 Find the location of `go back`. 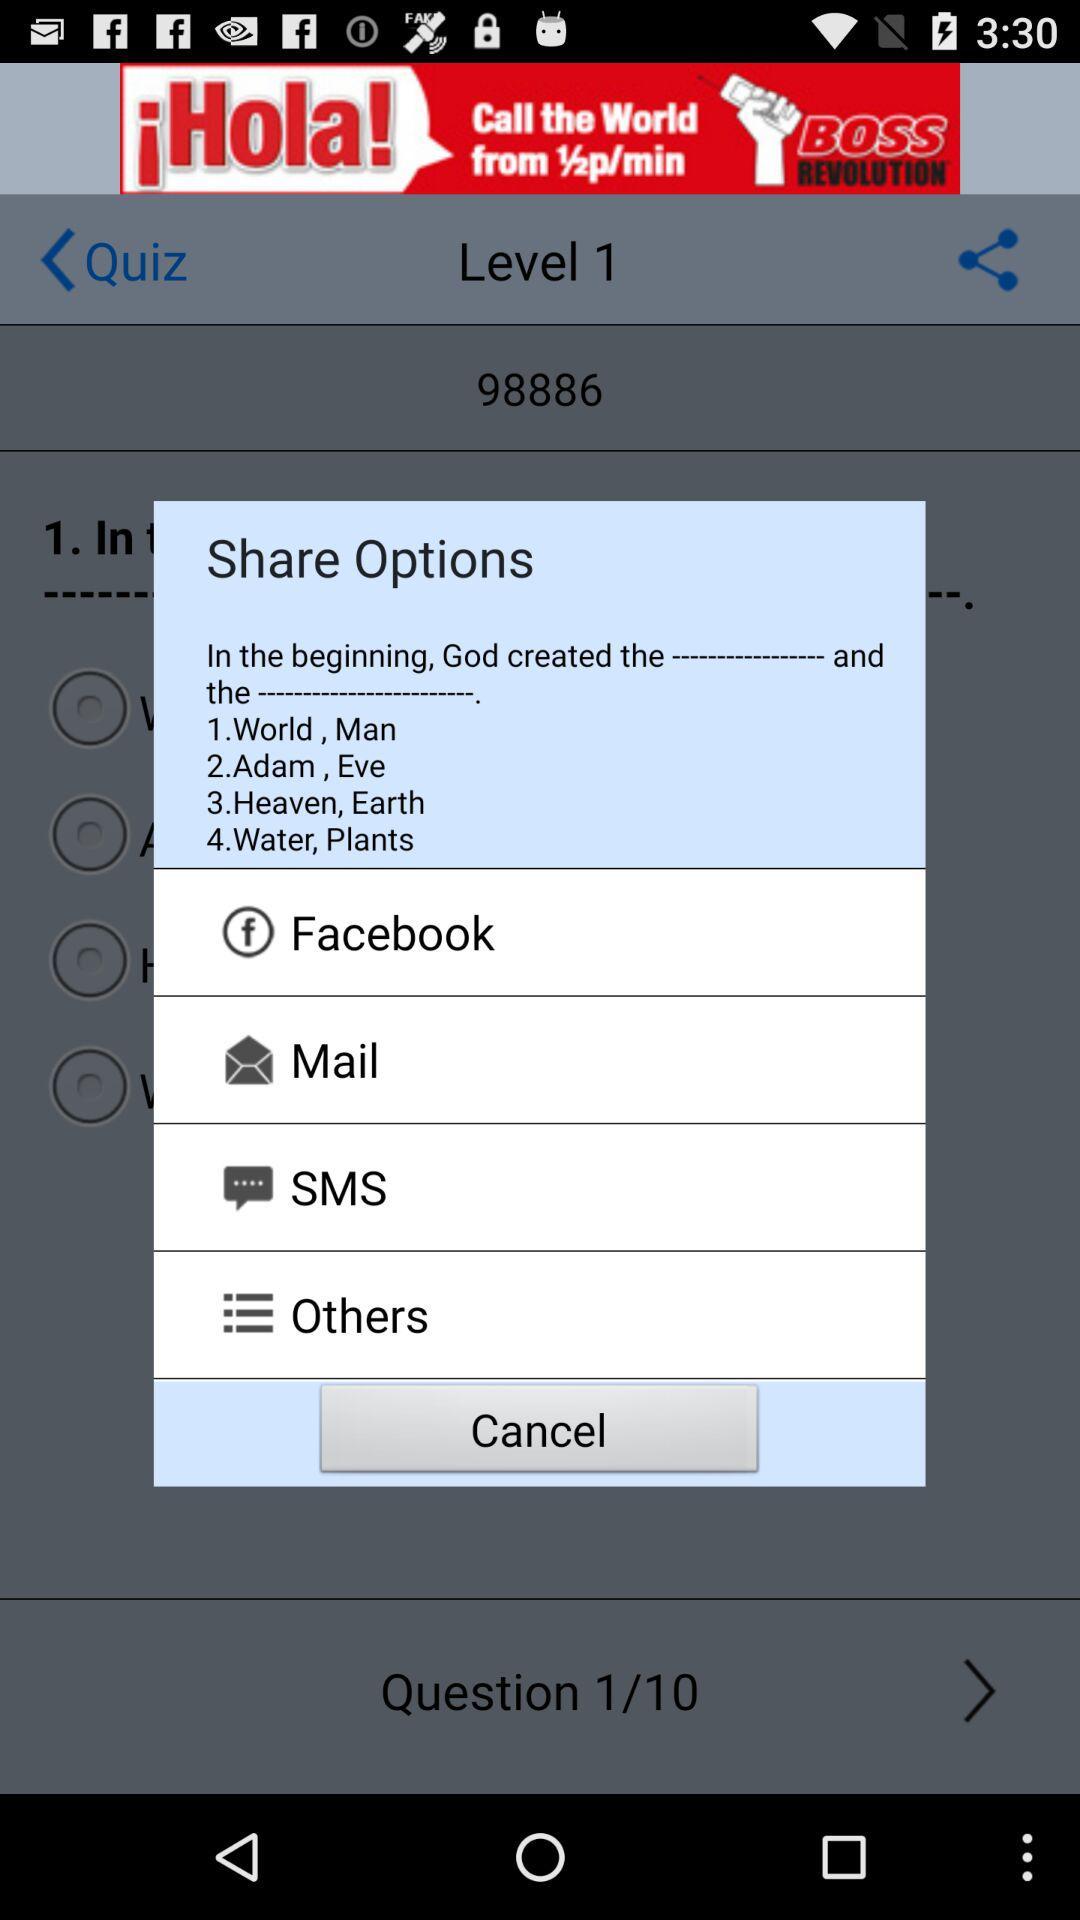

go back is located at coordinates (56, 258).